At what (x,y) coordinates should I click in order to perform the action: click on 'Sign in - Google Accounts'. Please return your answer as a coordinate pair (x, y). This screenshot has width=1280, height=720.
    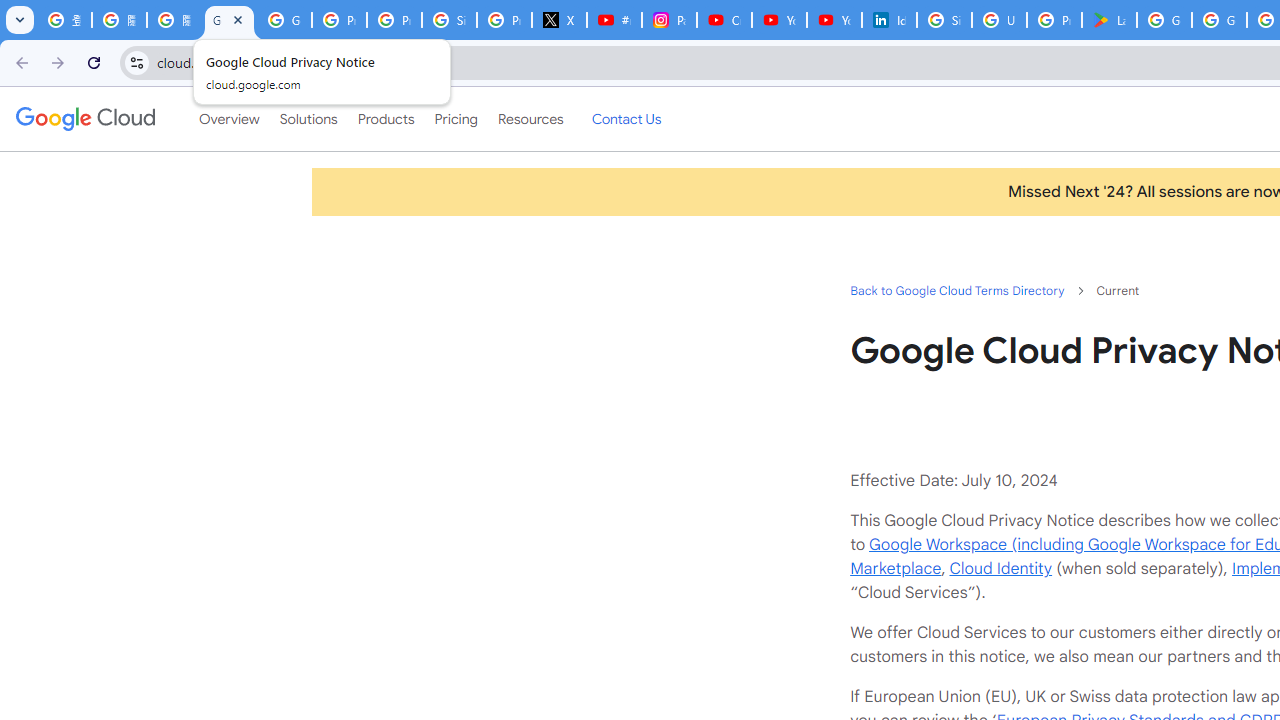
    Looking at the image, I should click on (448, 20).